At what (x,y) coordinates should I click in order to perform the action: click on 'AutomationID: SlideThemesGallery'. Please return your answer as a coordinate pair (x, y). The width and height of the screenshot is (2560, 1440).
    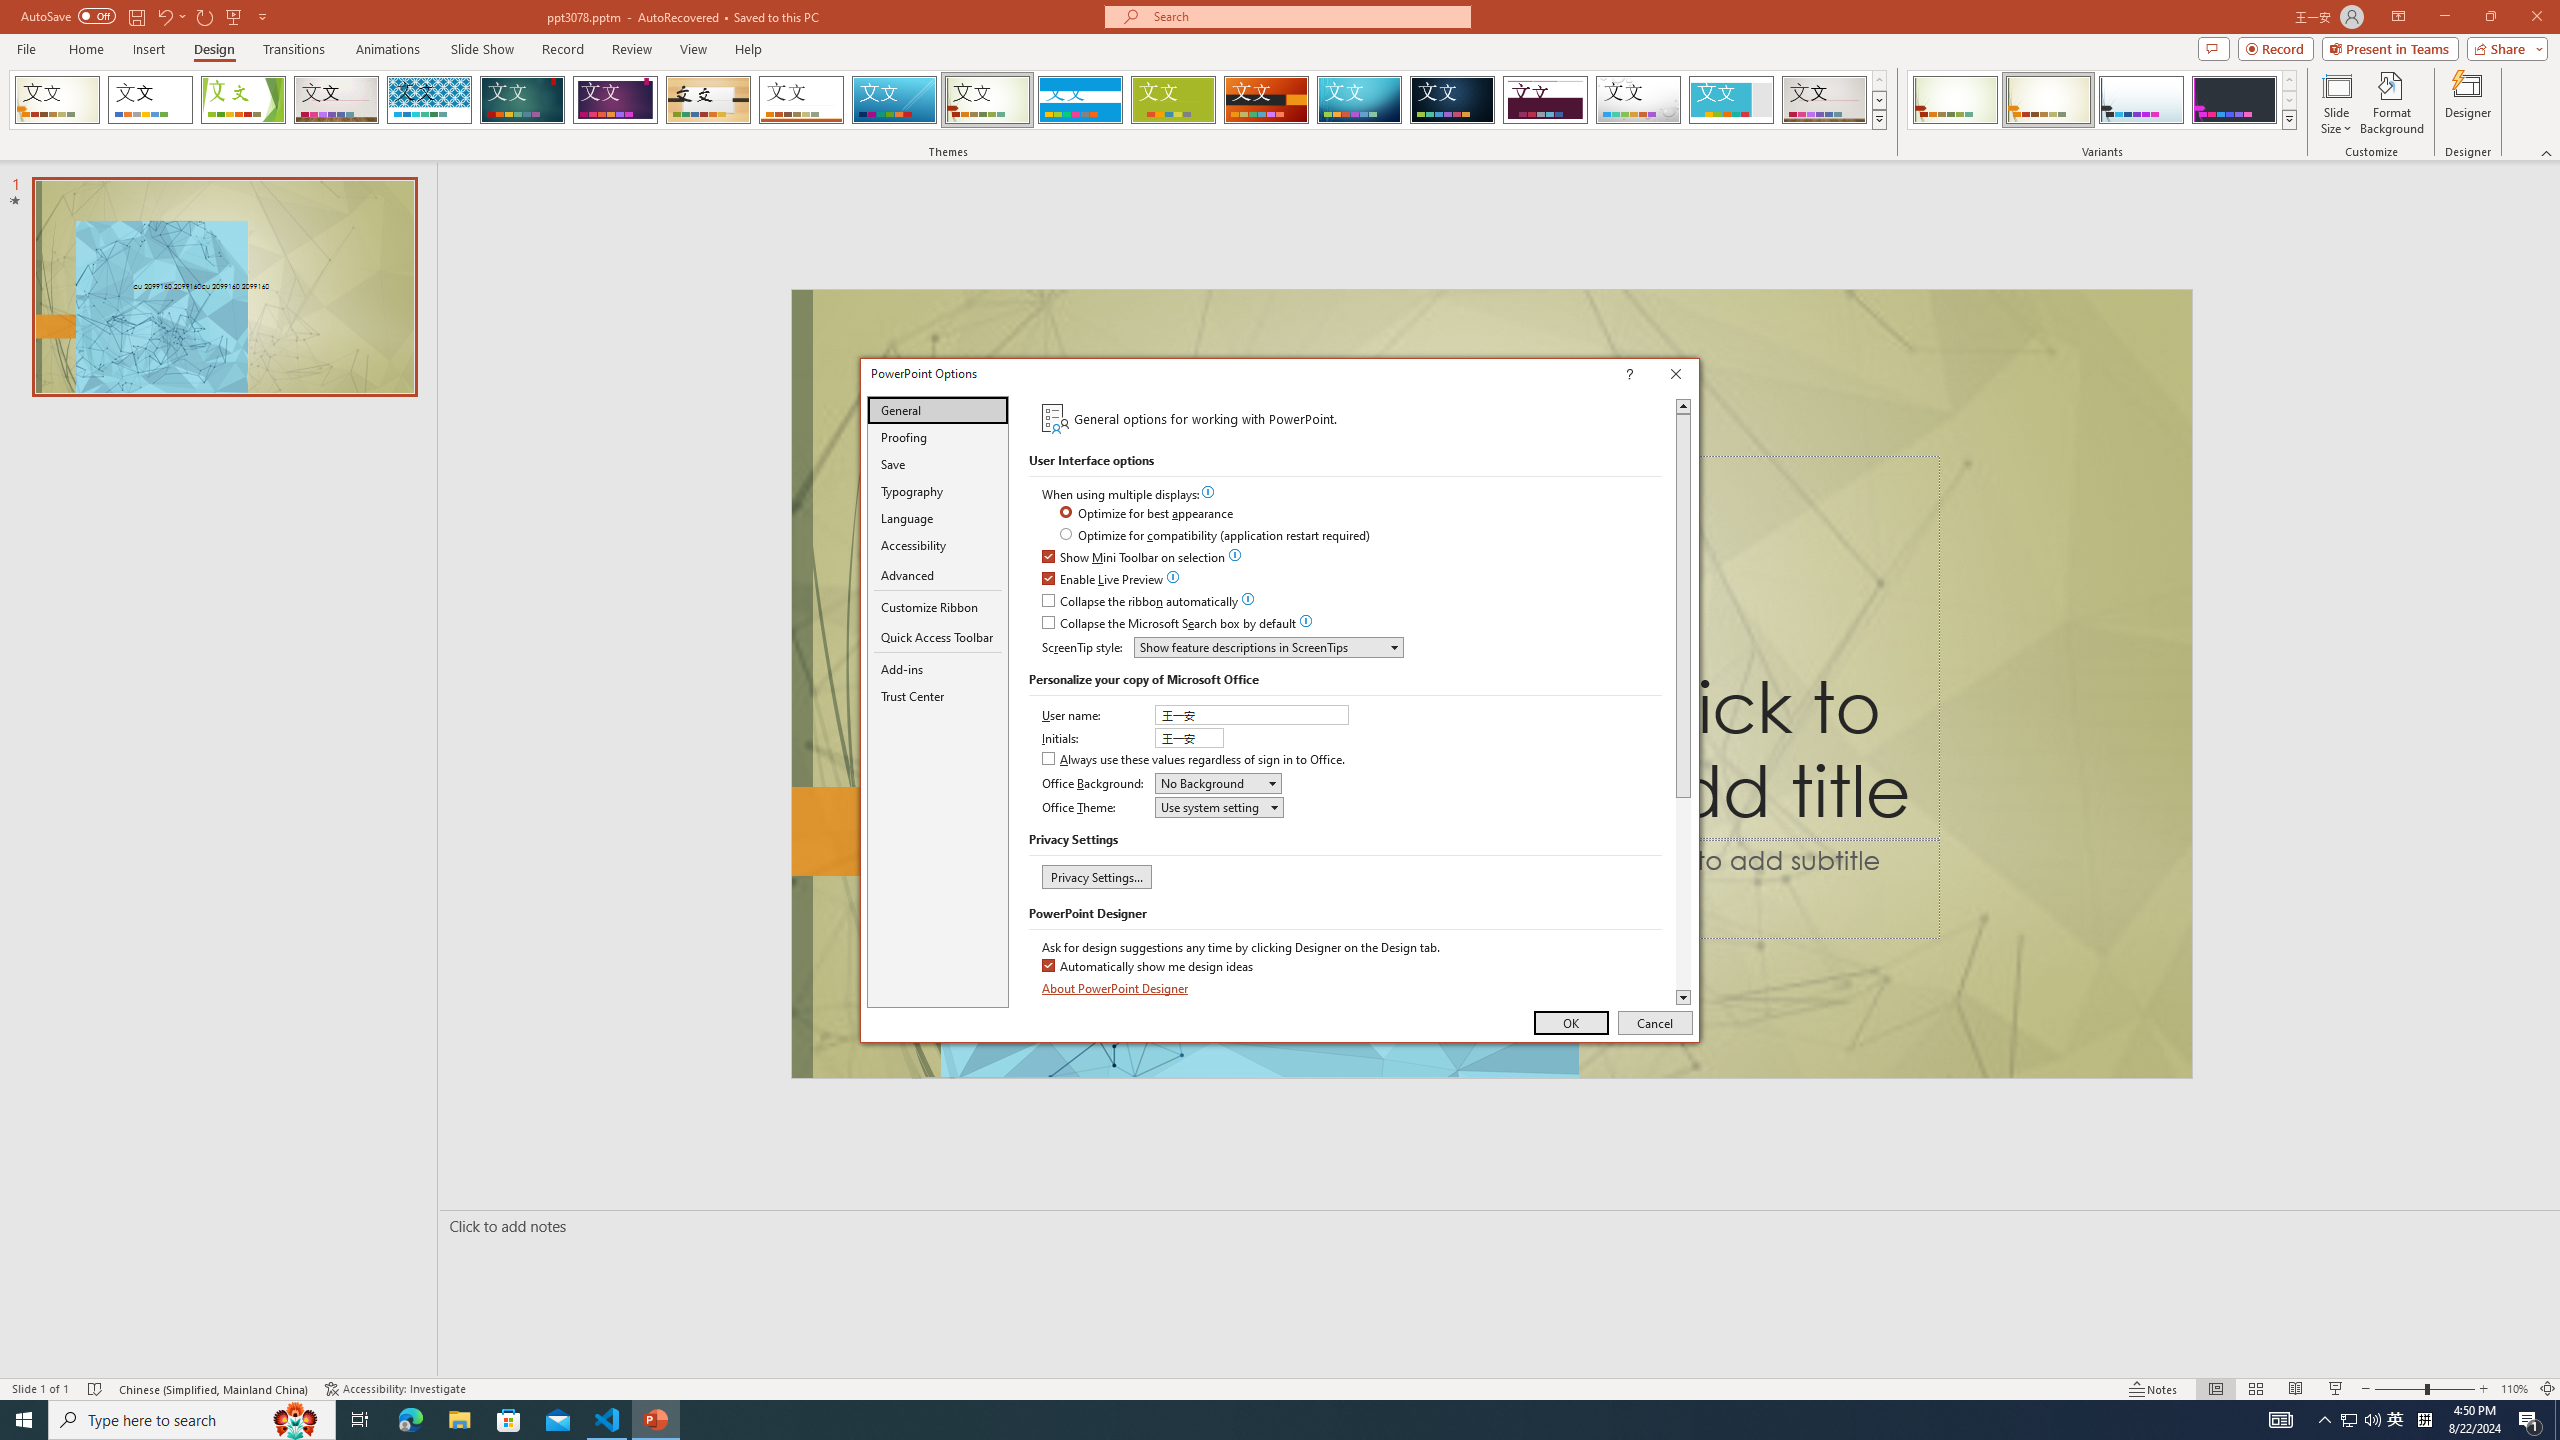
    Looking at the image, I should click on (947, 99).